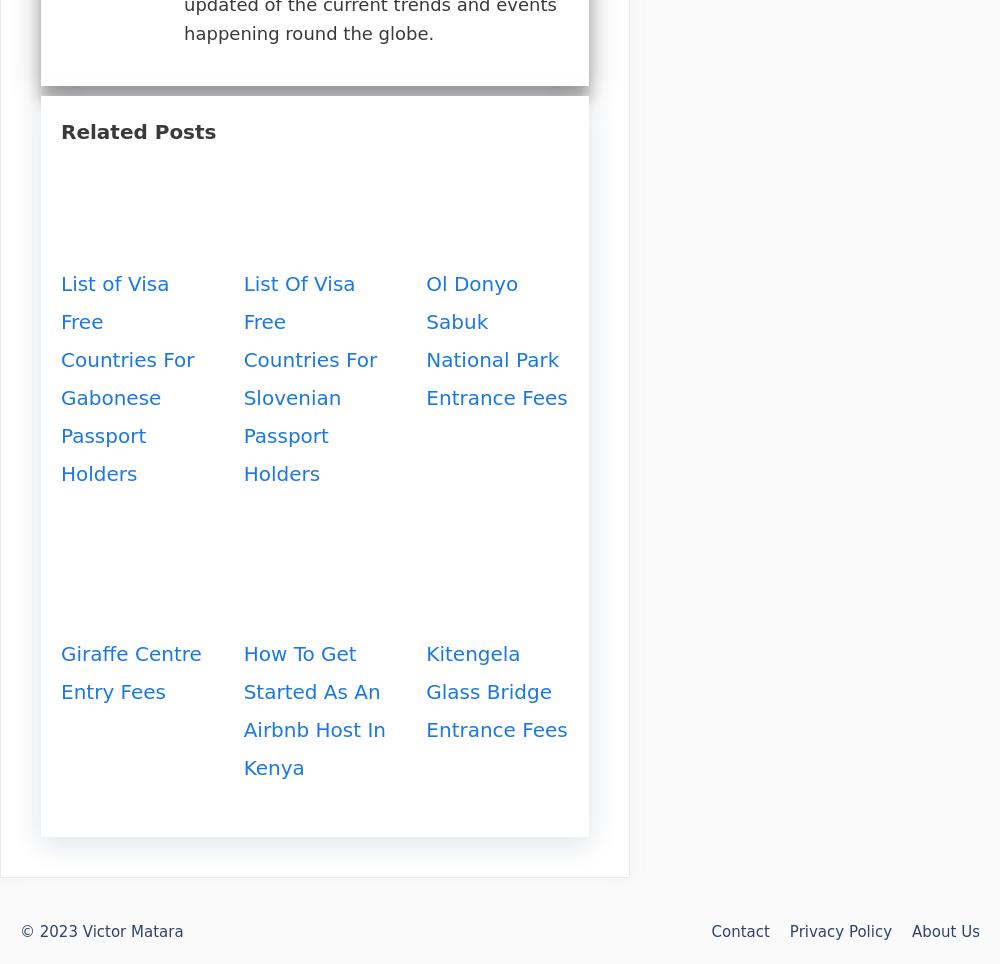 Image resolution: width=1000 pixels, height=964 pixels. Describe the element at coordinates (739, 931) in the screenshot. I see `'Contact'` at that location.